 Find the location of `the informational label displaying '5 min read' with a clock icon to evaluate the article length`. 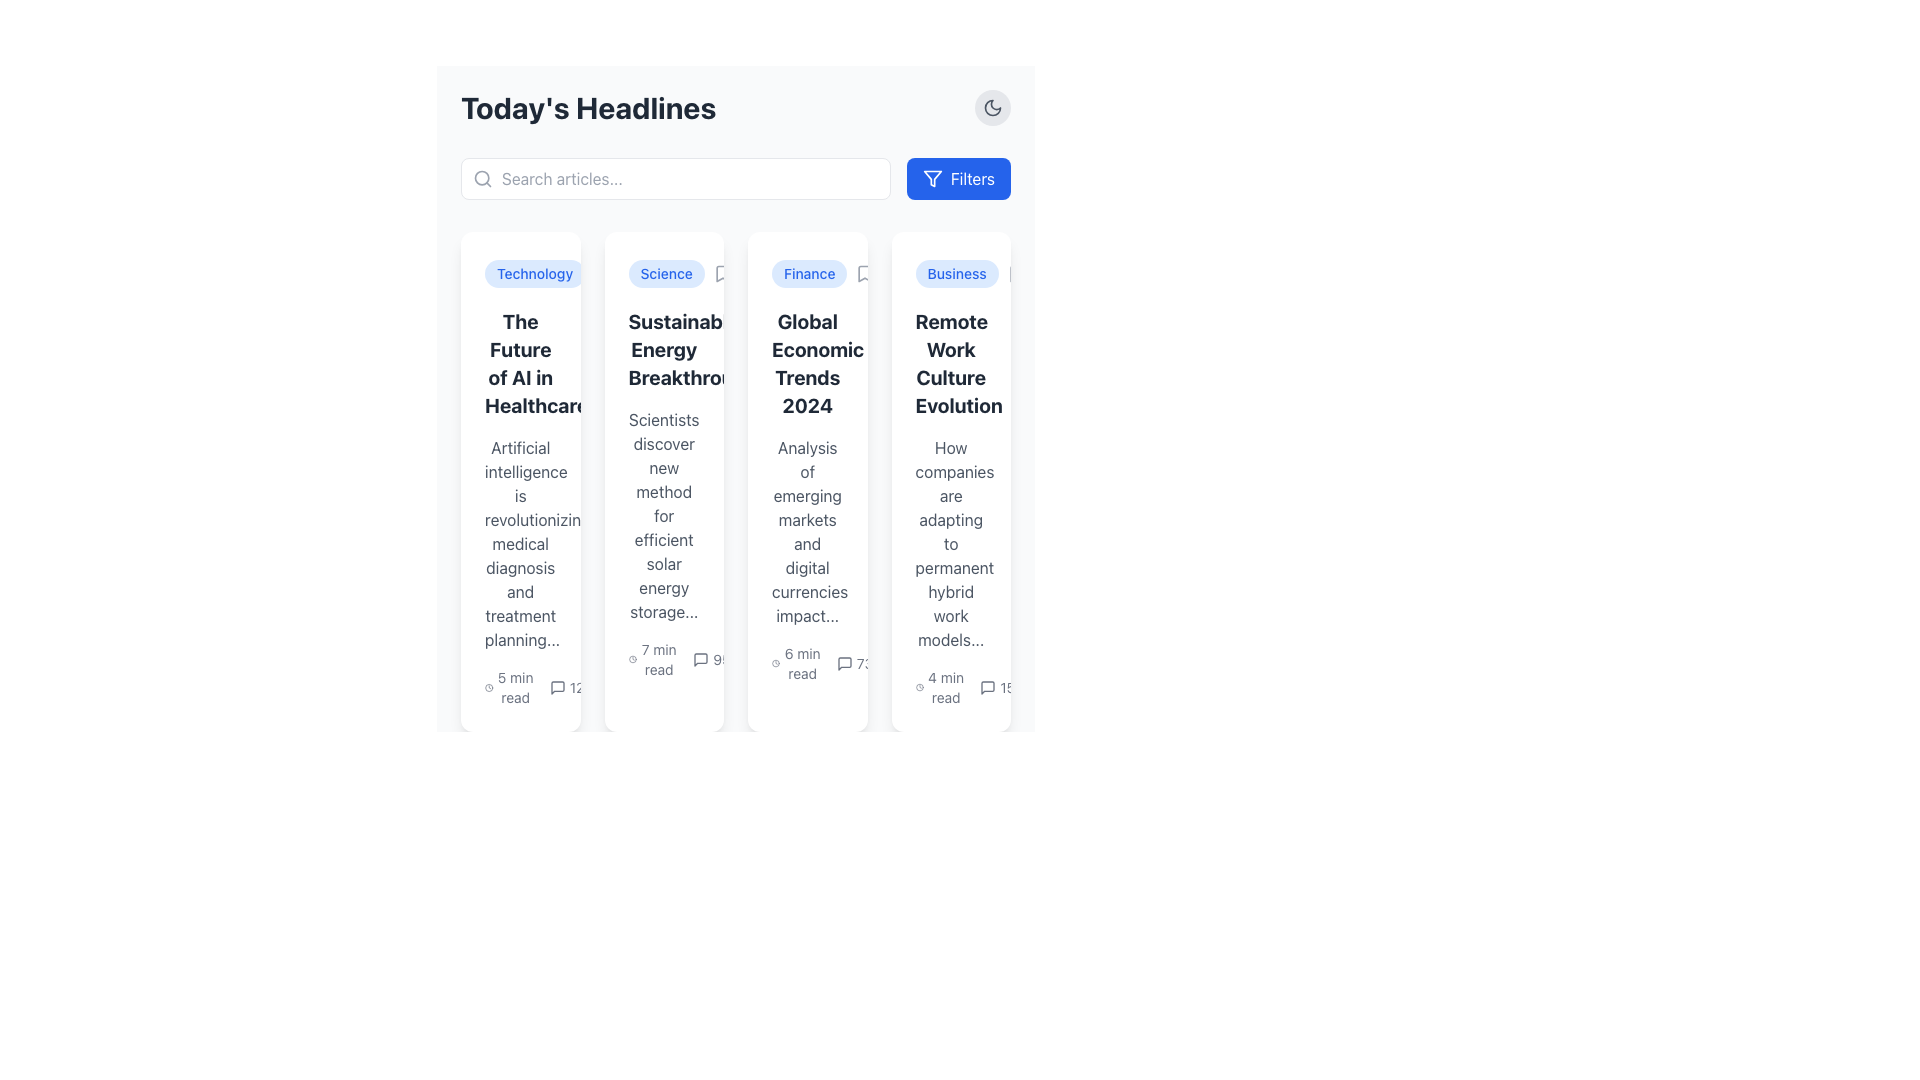

the informational label displaying '5 min read' with a clock icon to evaluate the article length is located at coordinates (509, 686).